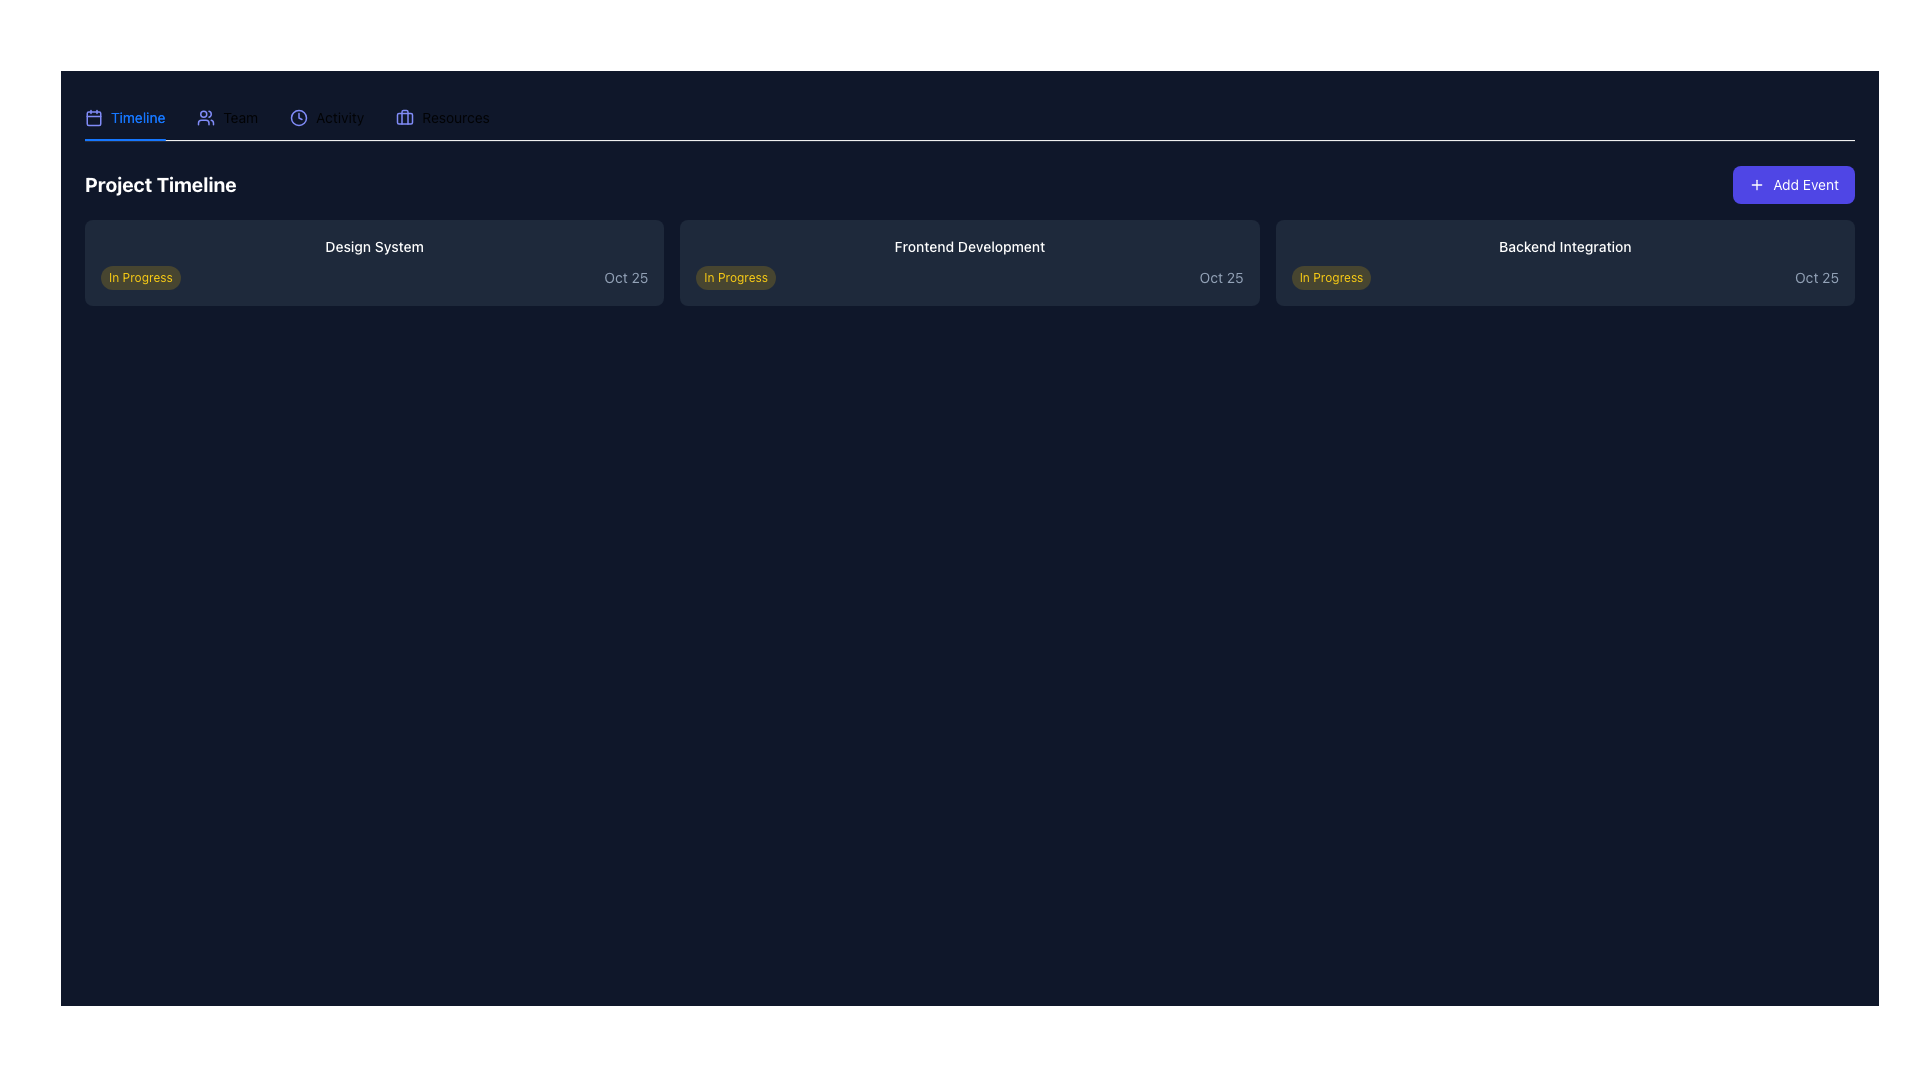 This screenshot has height=1080, width=1920. What do you see at coordinates (735, 277) in the screenshot?
I see `the status indicator label that shows 'In Progress'` at bounding box center [735, 277].